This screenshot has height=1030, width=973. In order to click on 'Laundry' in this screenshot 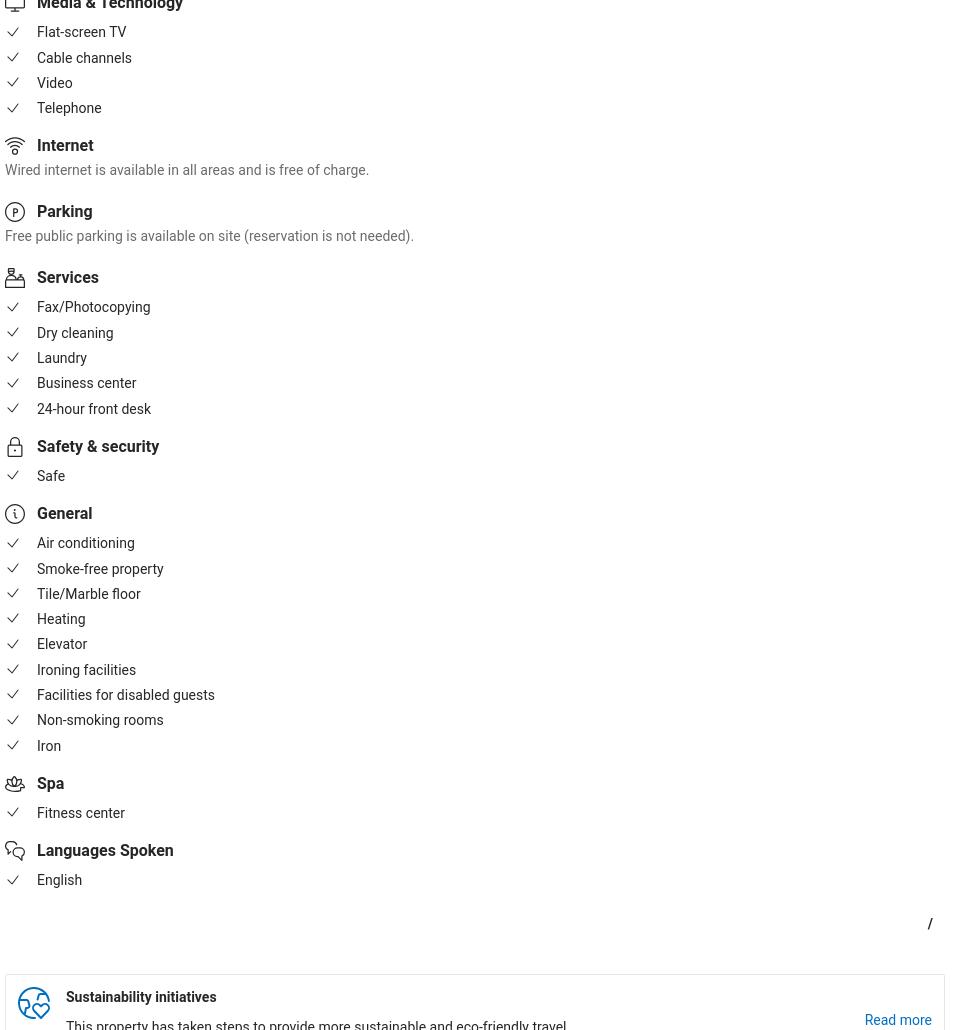, I will do `click(61, 358)`.